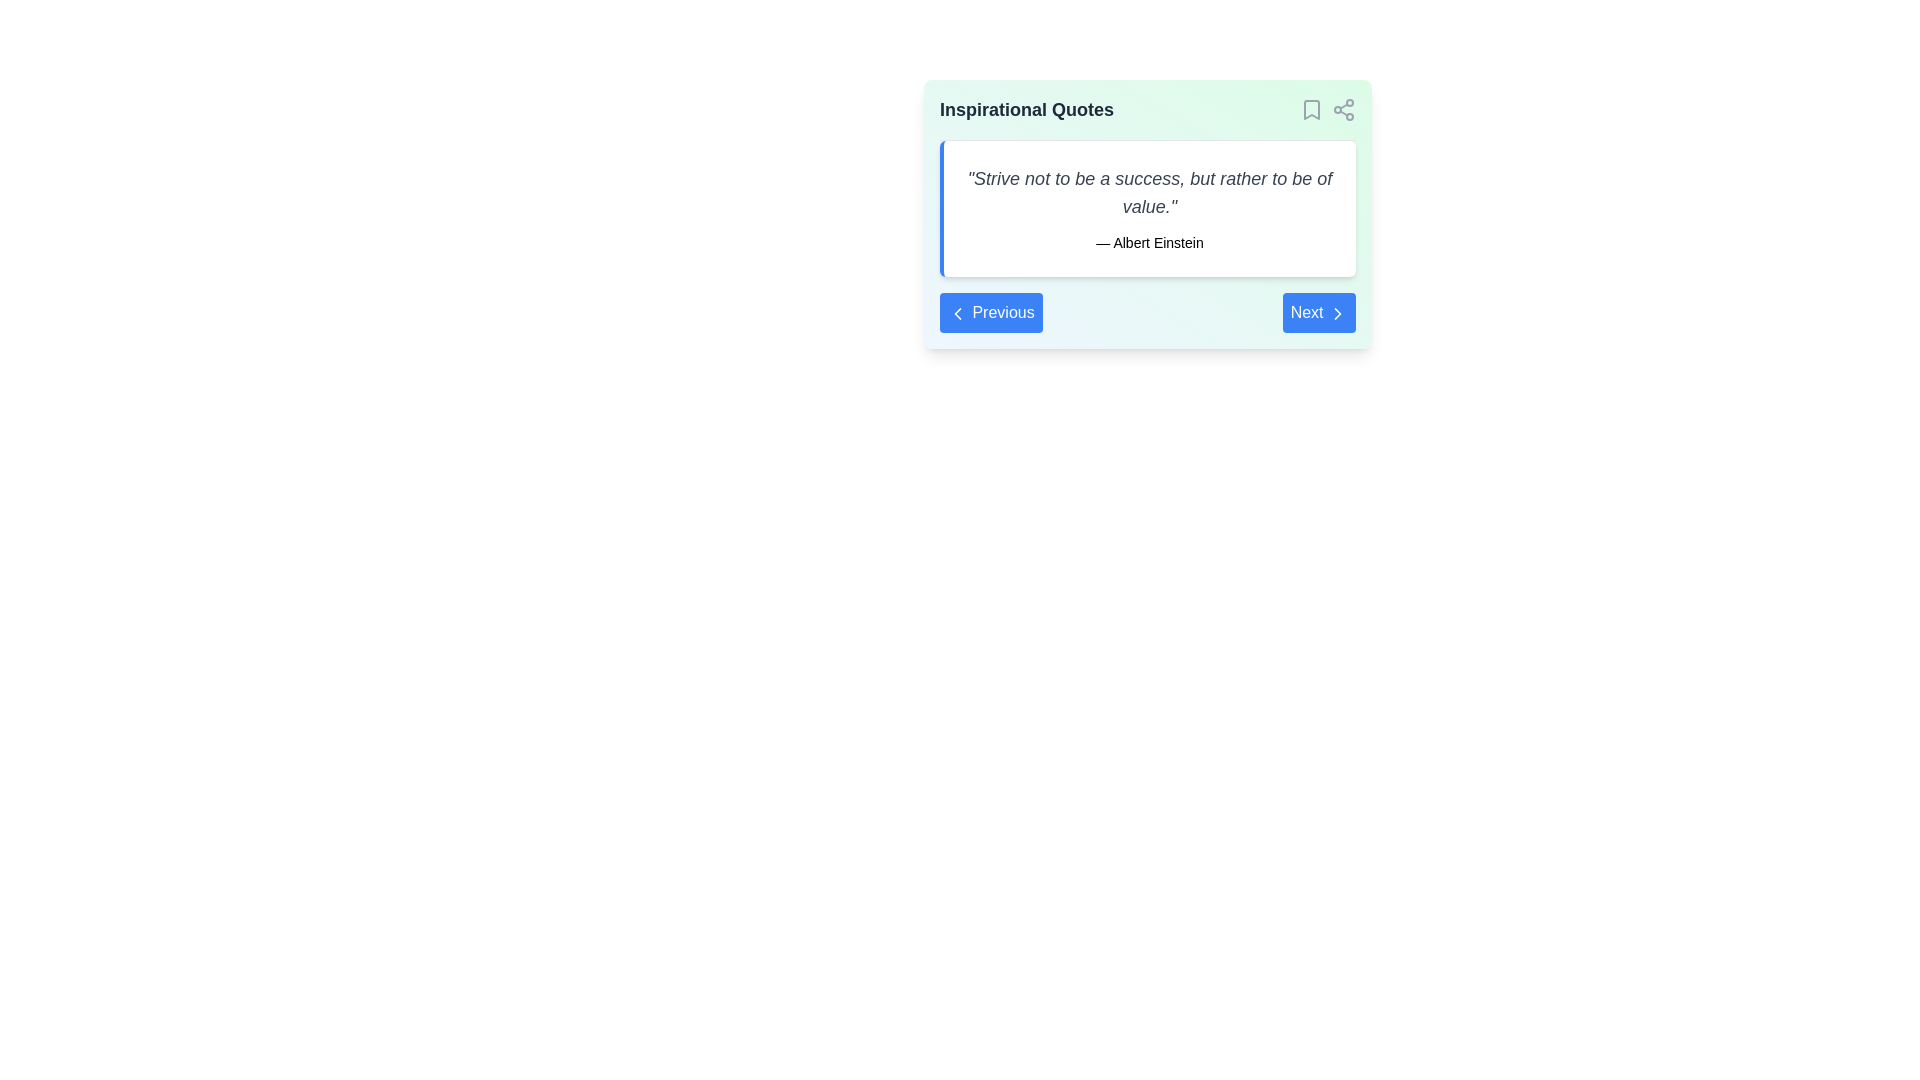  I want to click on the right-facing chevron arrow icon in the 'Next' button located at the bottom-right corner of the card to trigger hover effects, so click(1338, 312).